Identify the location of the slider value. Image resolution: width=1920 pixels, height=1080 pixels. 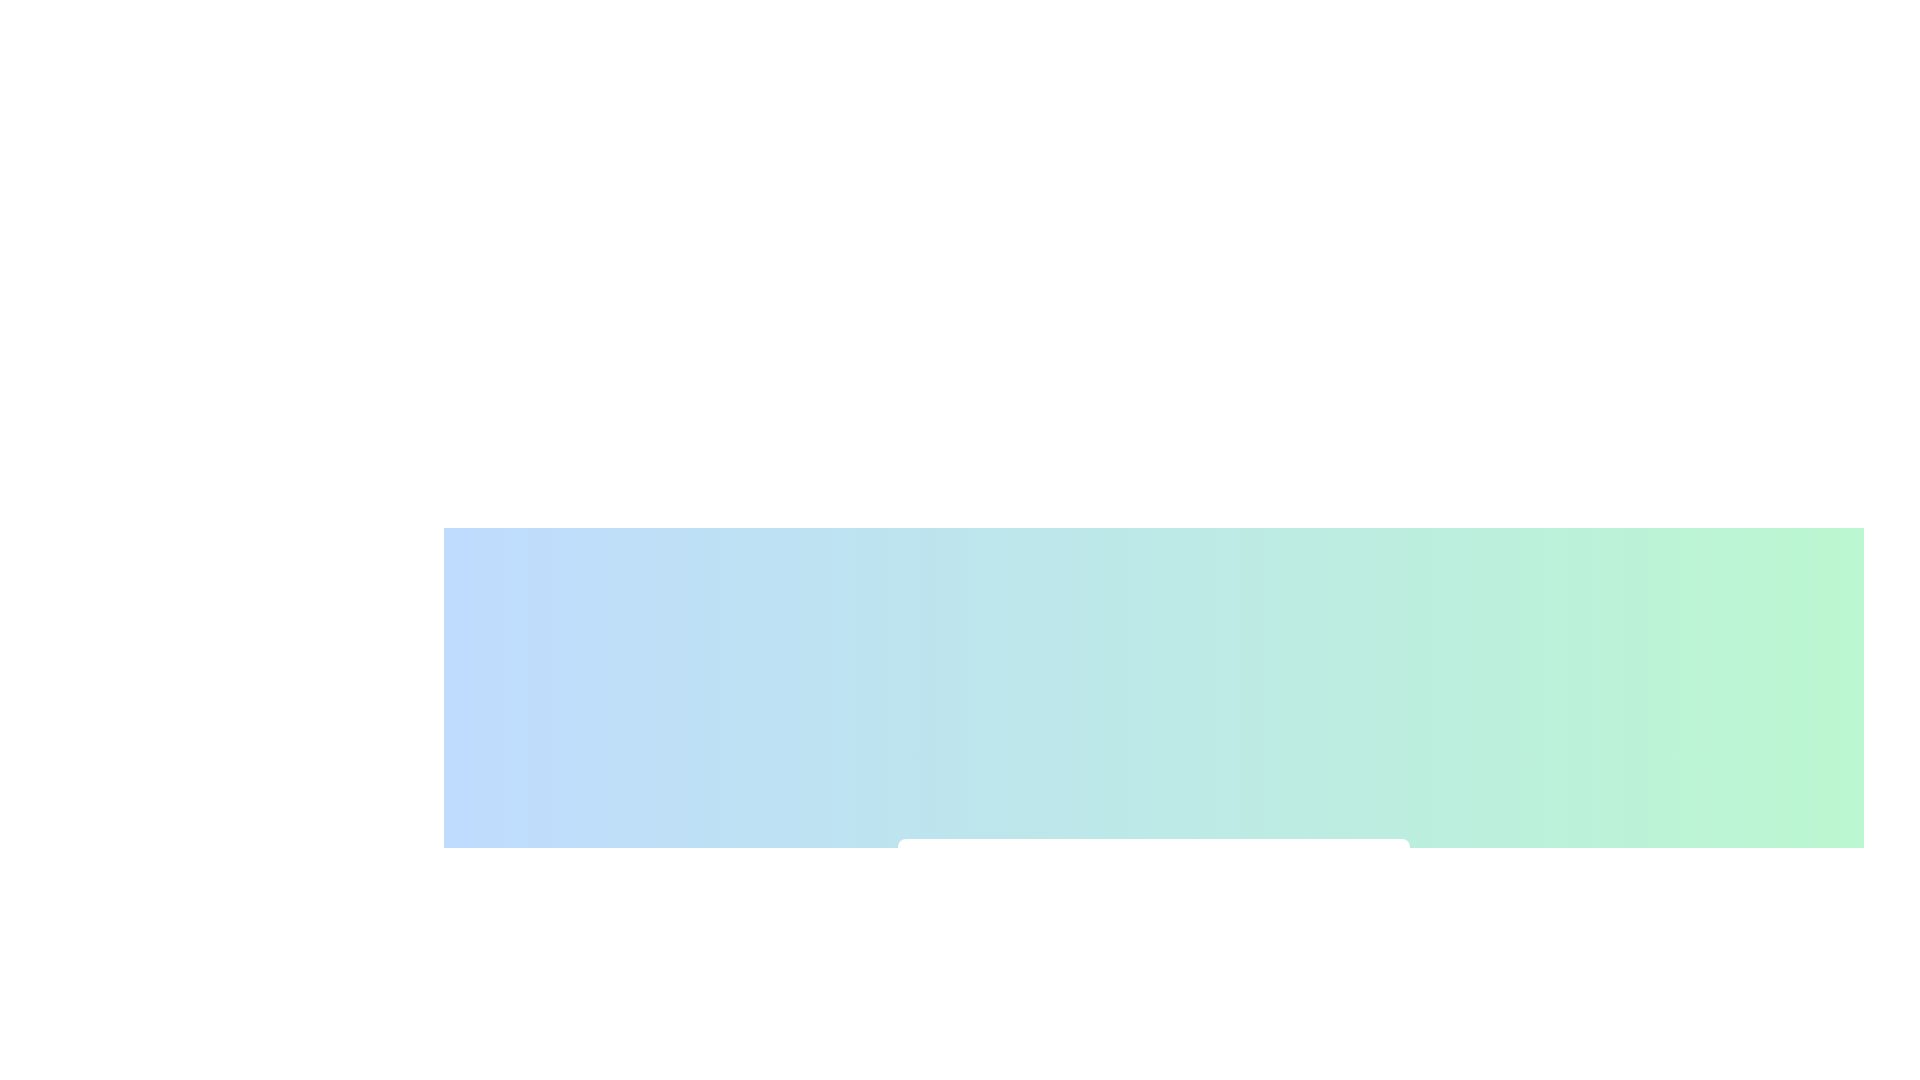
(1247, 977).